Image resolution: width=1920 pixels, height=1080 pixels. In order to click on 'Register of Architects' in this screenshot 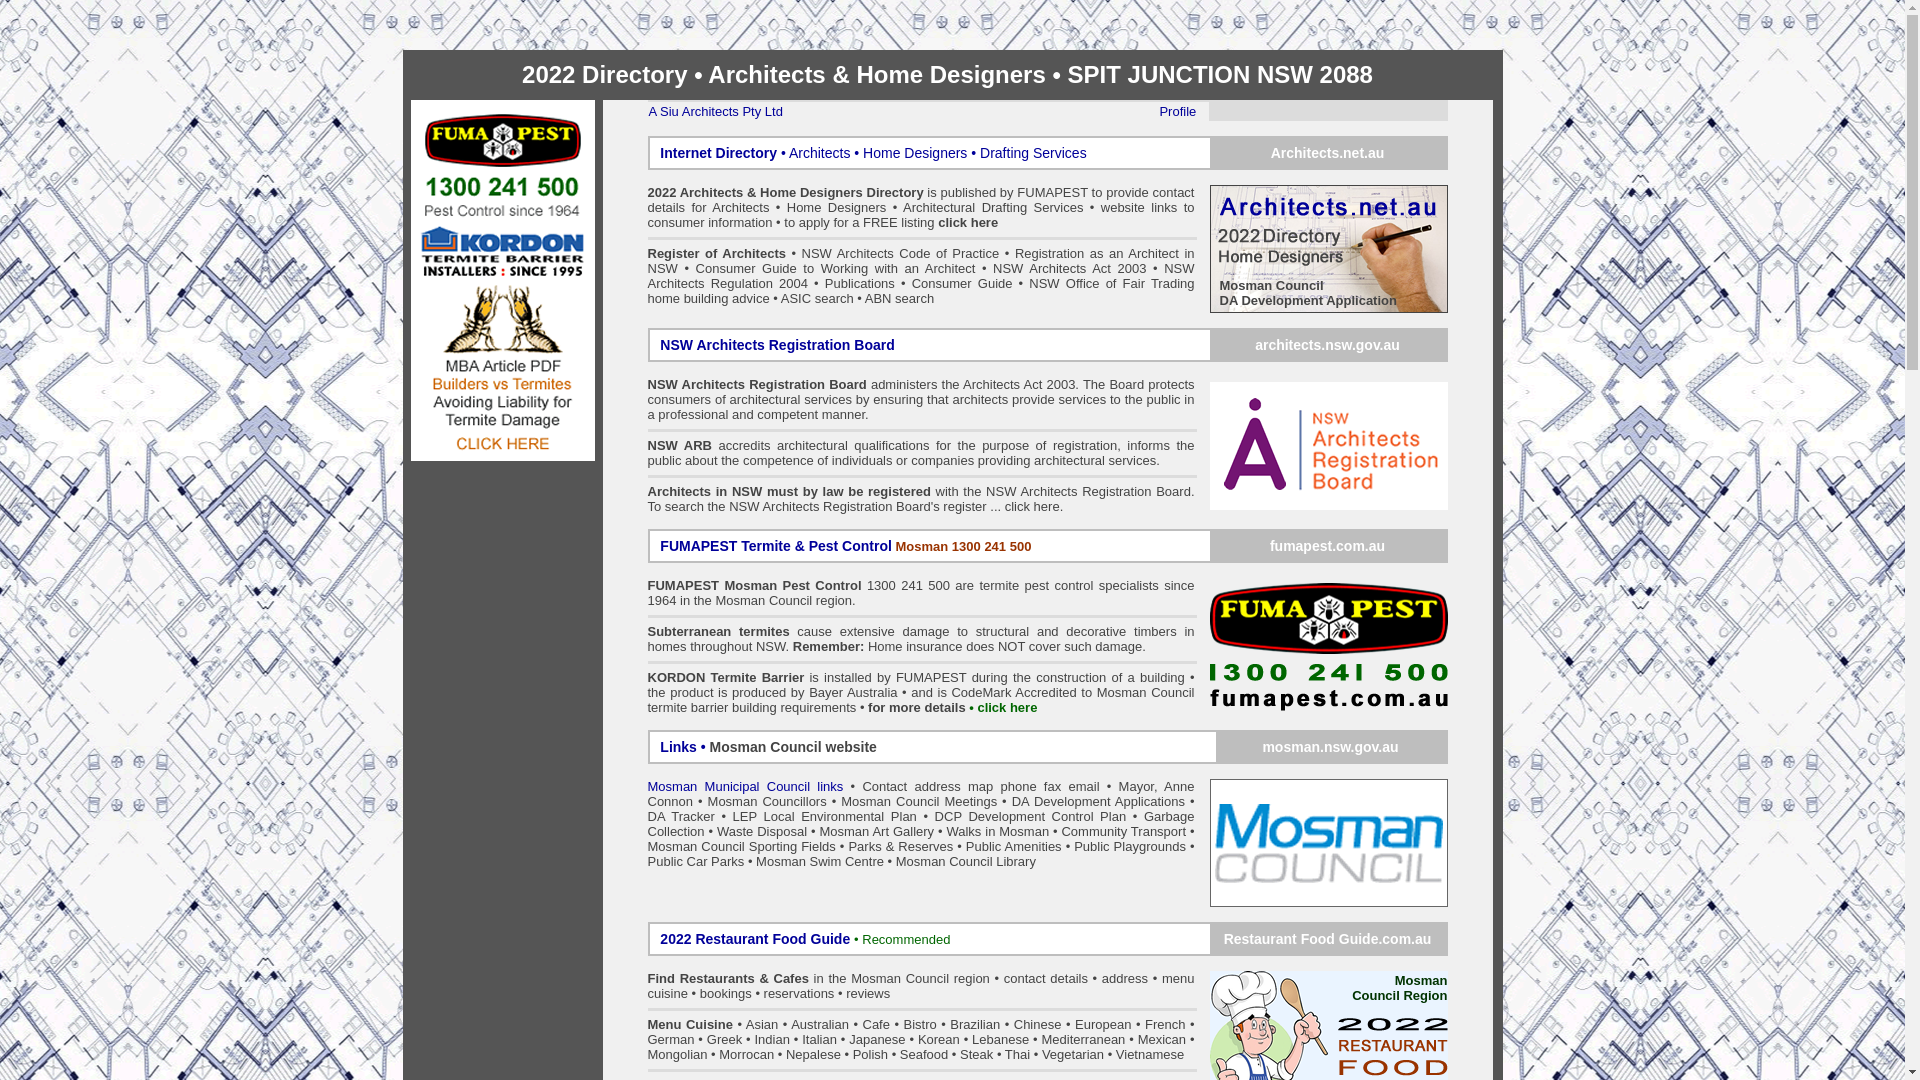, I will do `click(648, 252)`.